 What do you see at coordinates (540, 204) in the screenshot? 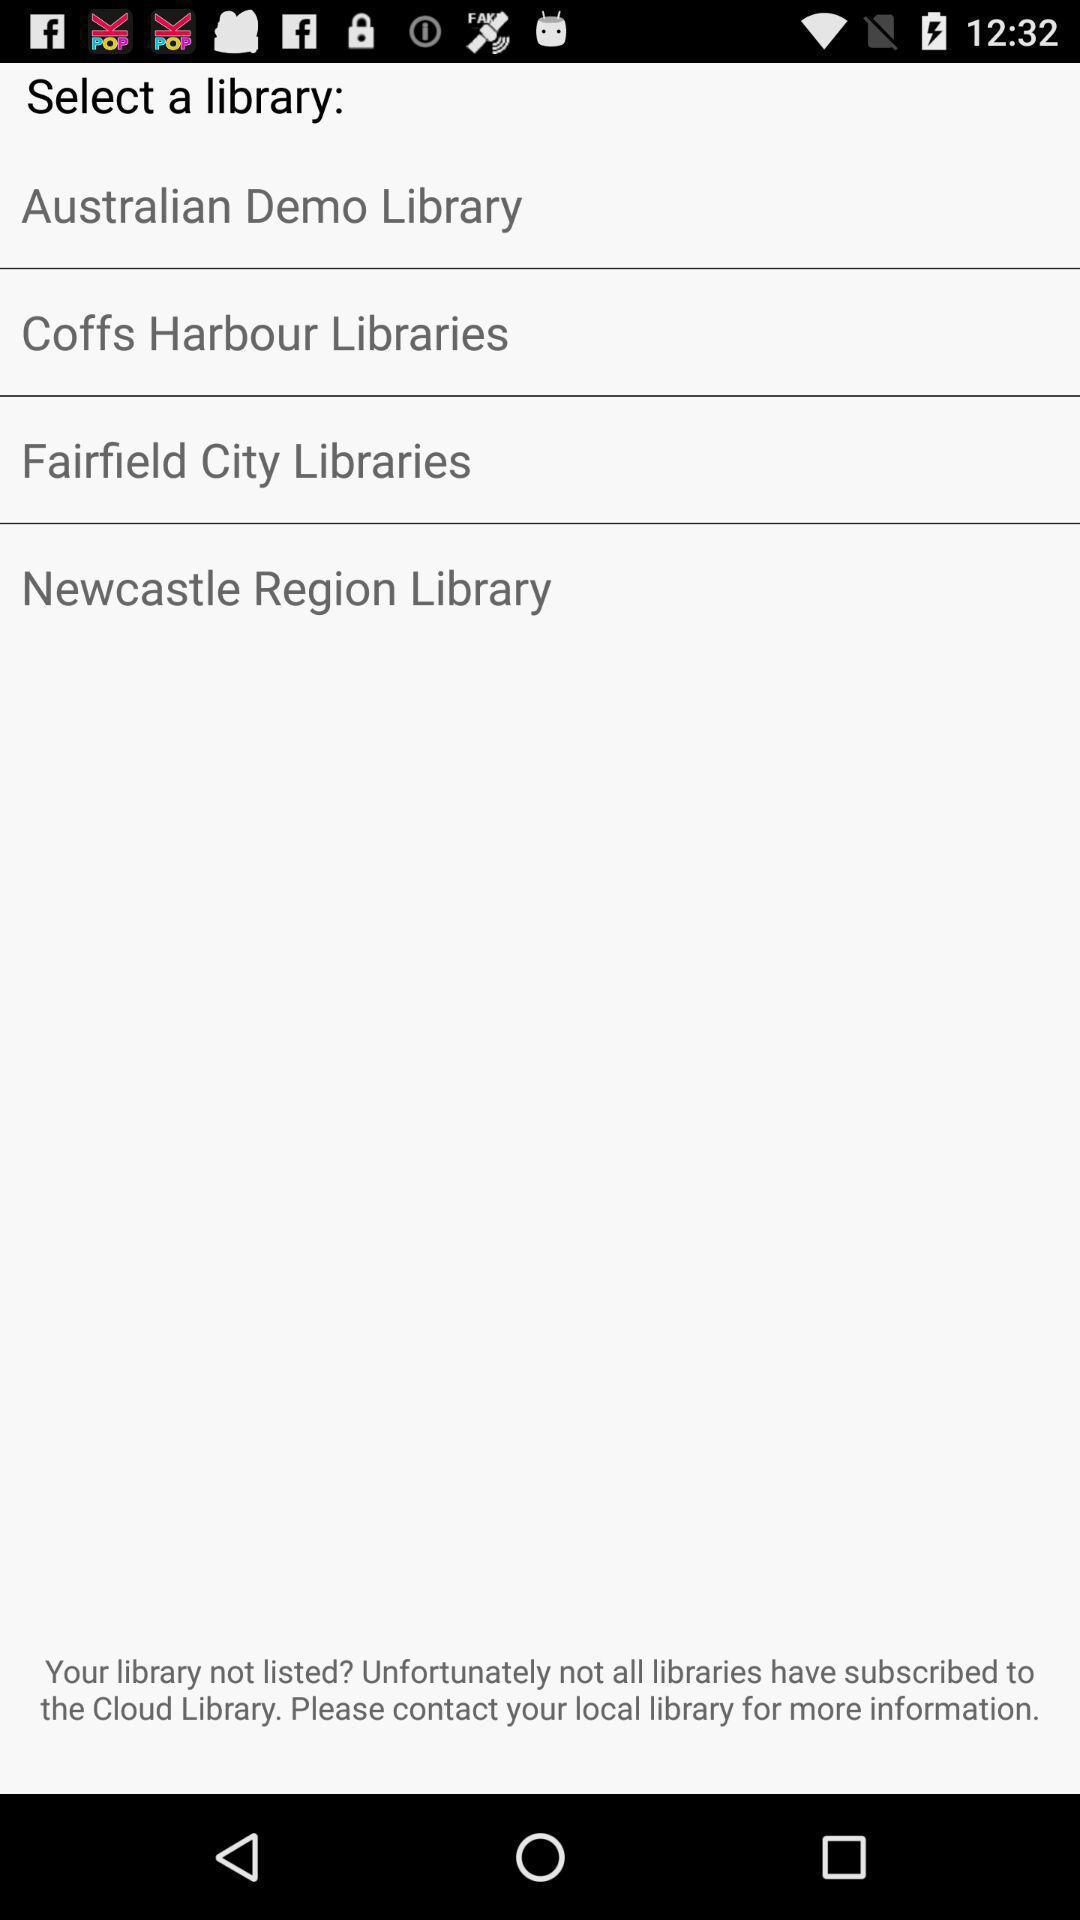
I see `icon below select a library: app` at bounding box center [540, 204].